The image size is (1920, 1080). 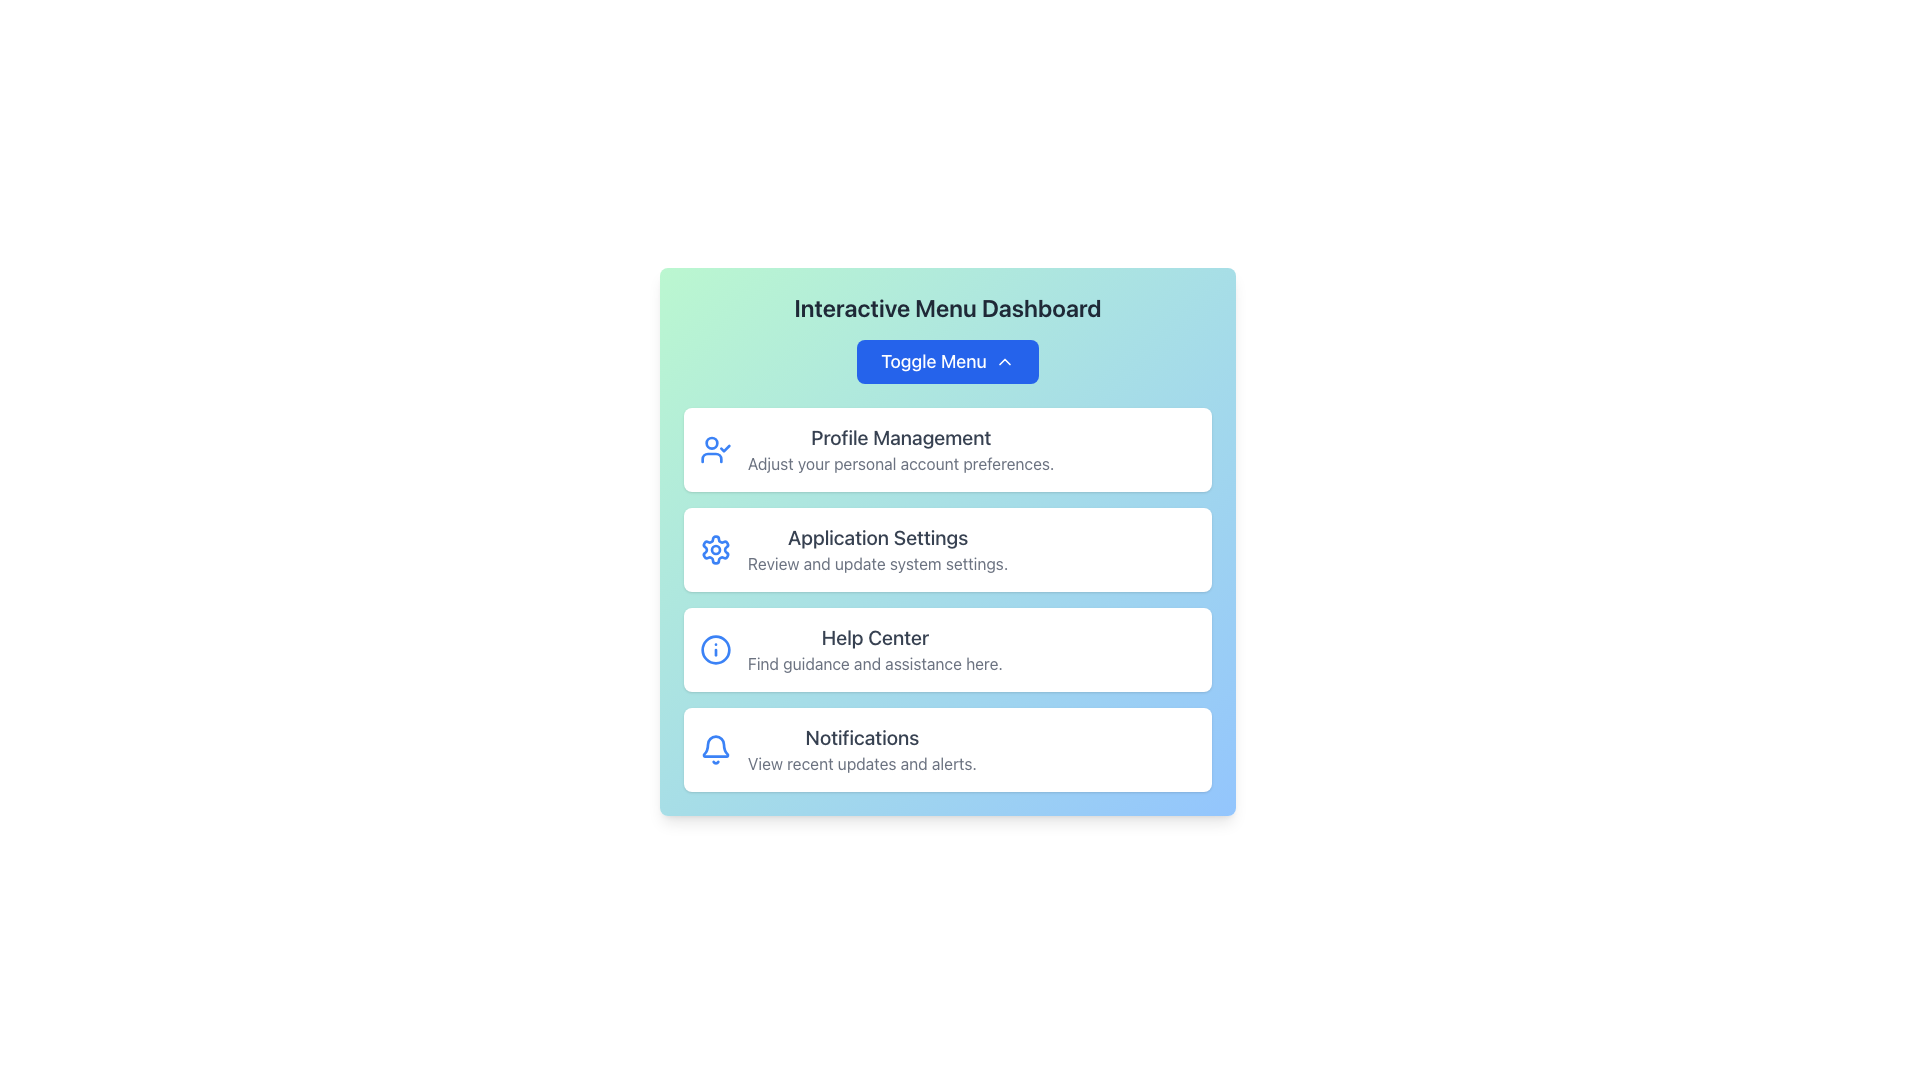 What do you see at coordinates (900, 437) in the screenshot?
I see `the title text element that indicates the purpose of managing user profiles, located at the top of the interface above the descriptive text 'Adjust your personal account preferences'` at bounding box center [900, 437].